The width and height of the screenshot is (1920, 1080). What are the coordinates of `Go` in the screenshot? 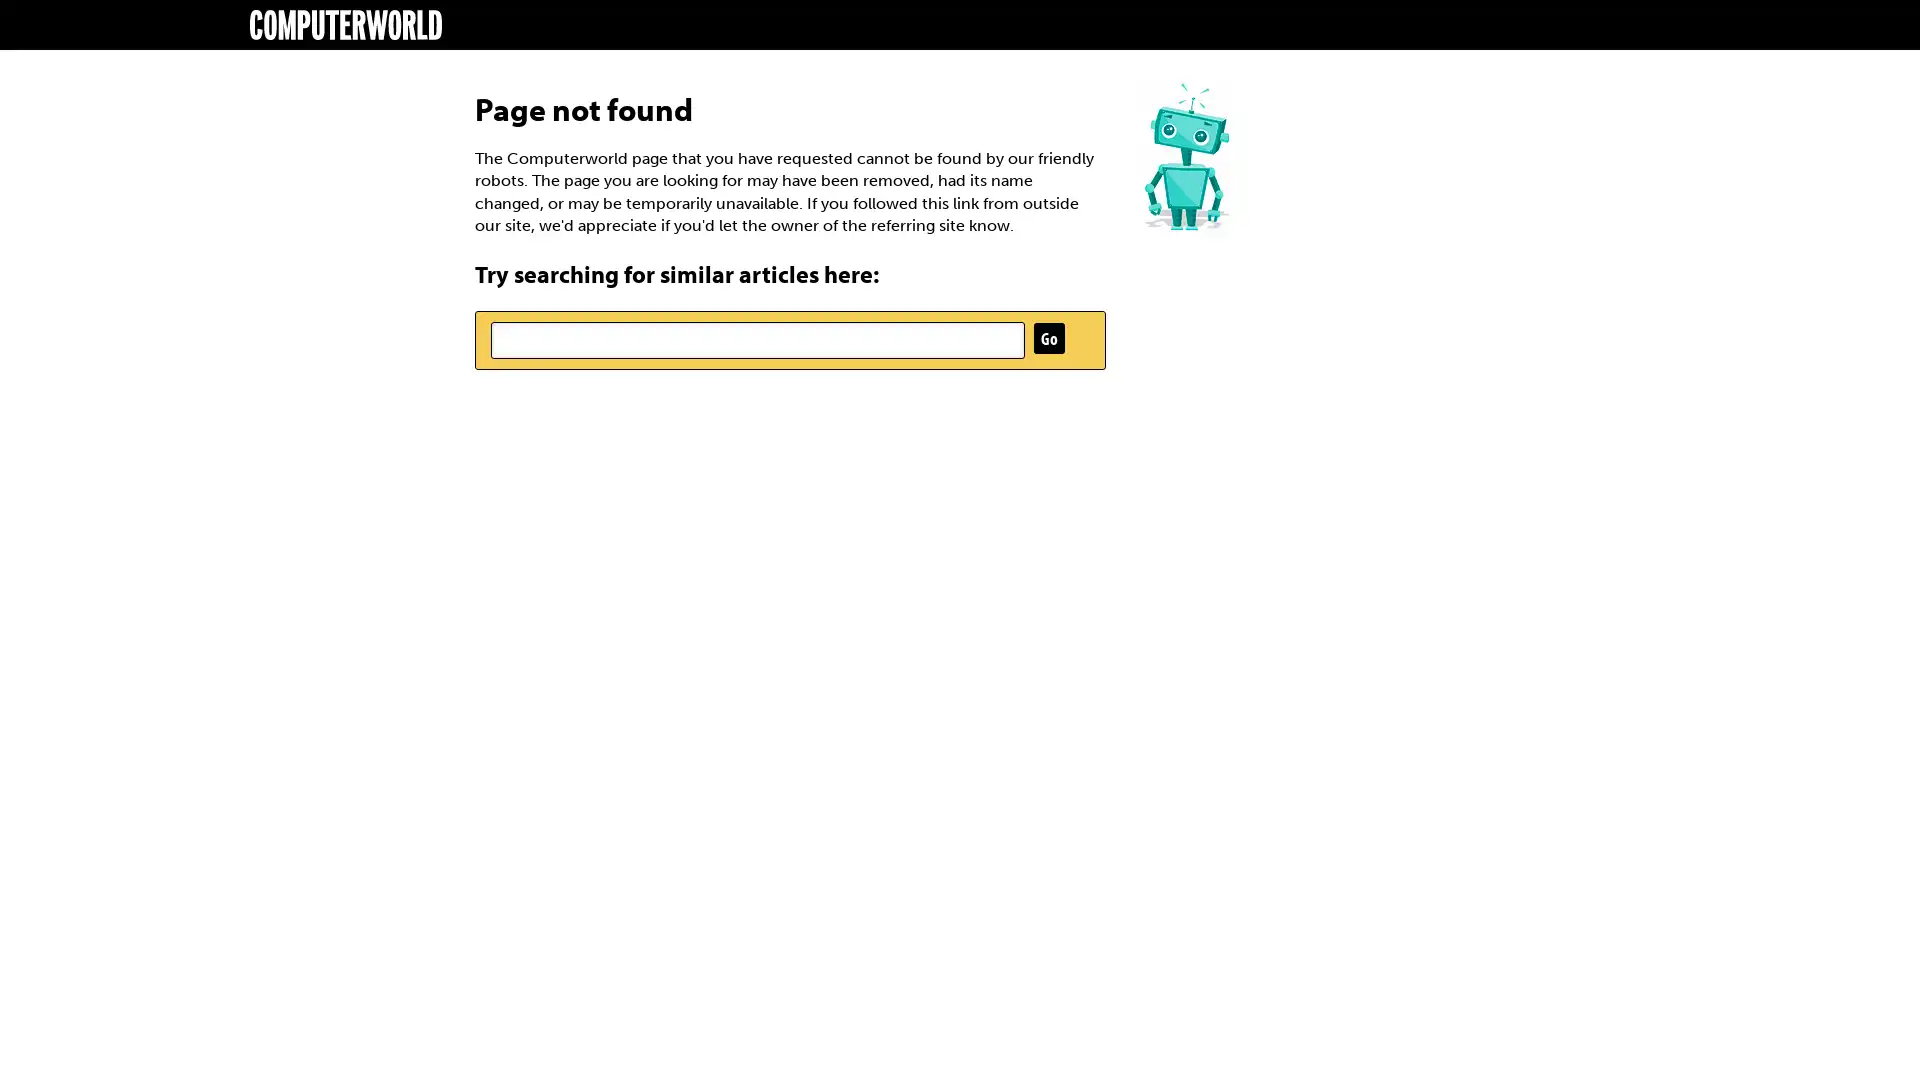 It's located at (1047, 337).